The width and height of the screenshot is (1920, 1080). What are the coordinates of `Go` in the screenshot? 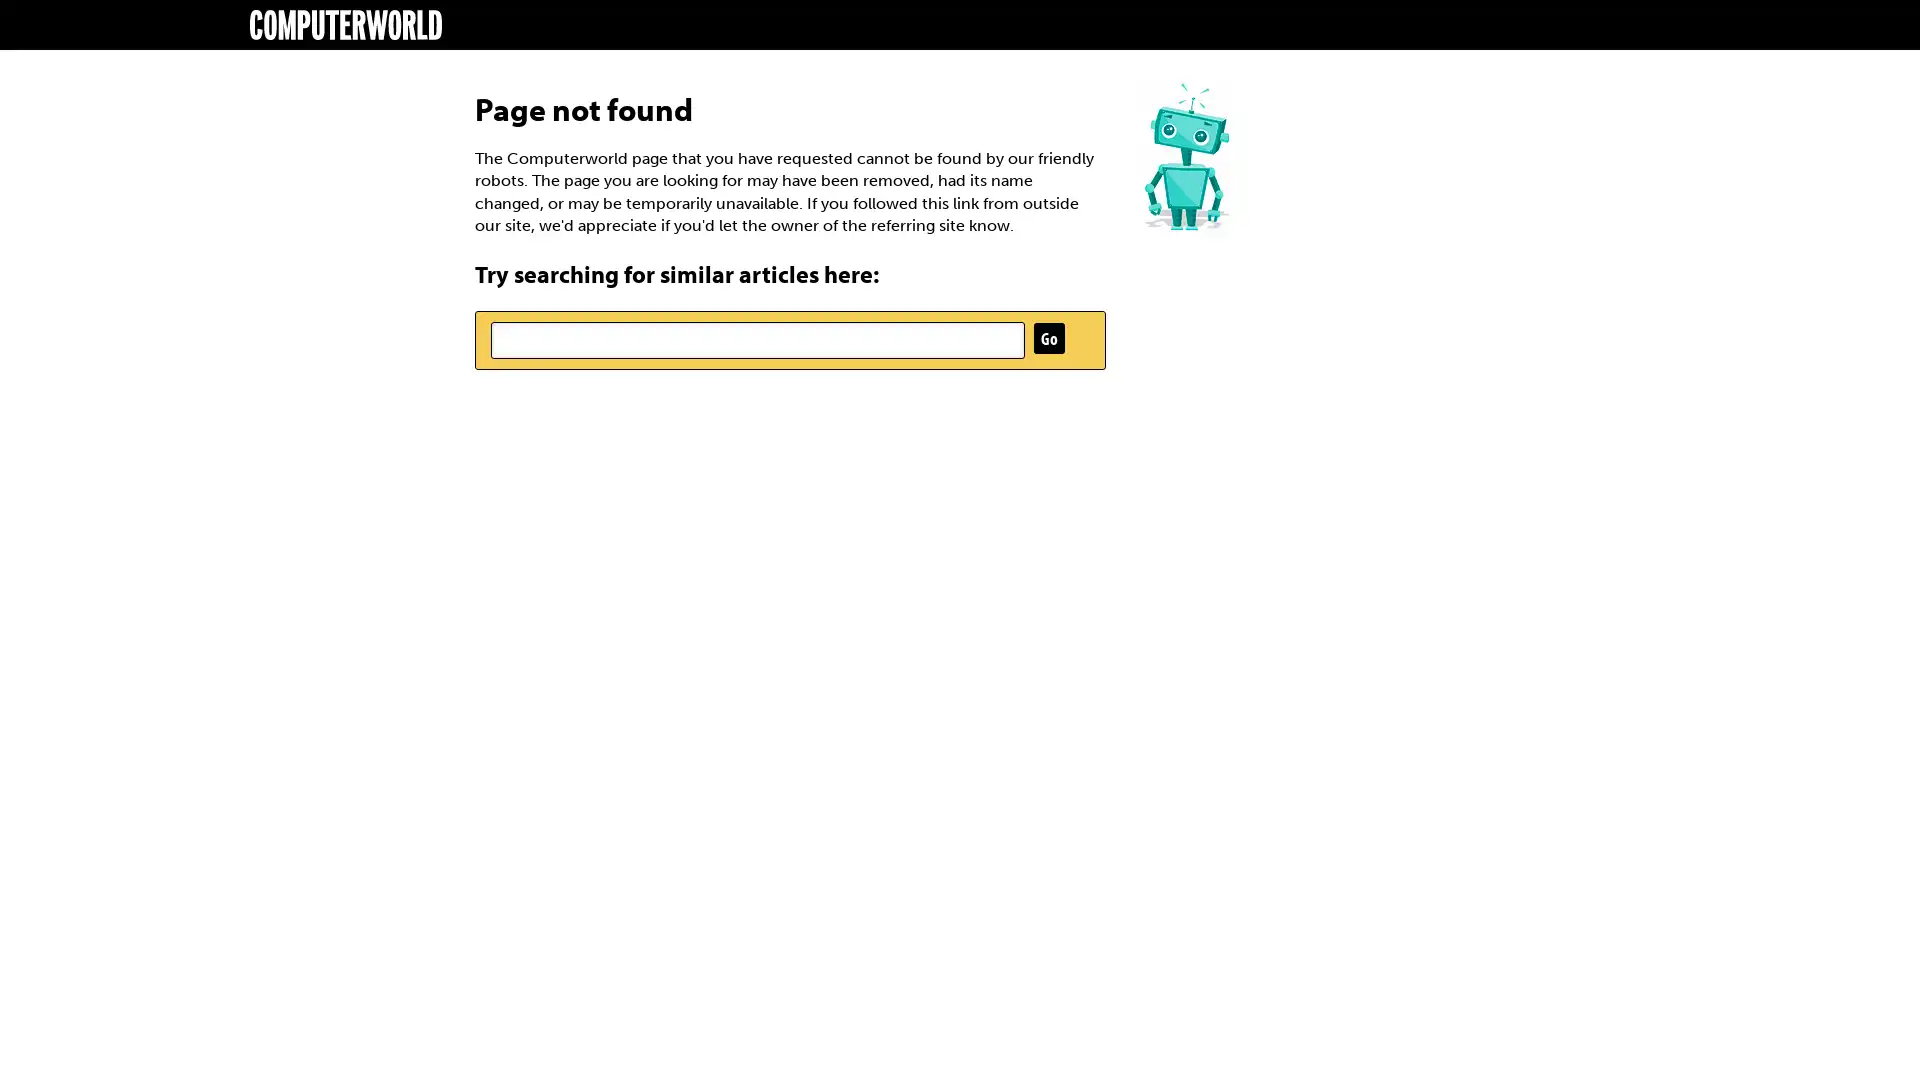 It's located at (1047, 337).